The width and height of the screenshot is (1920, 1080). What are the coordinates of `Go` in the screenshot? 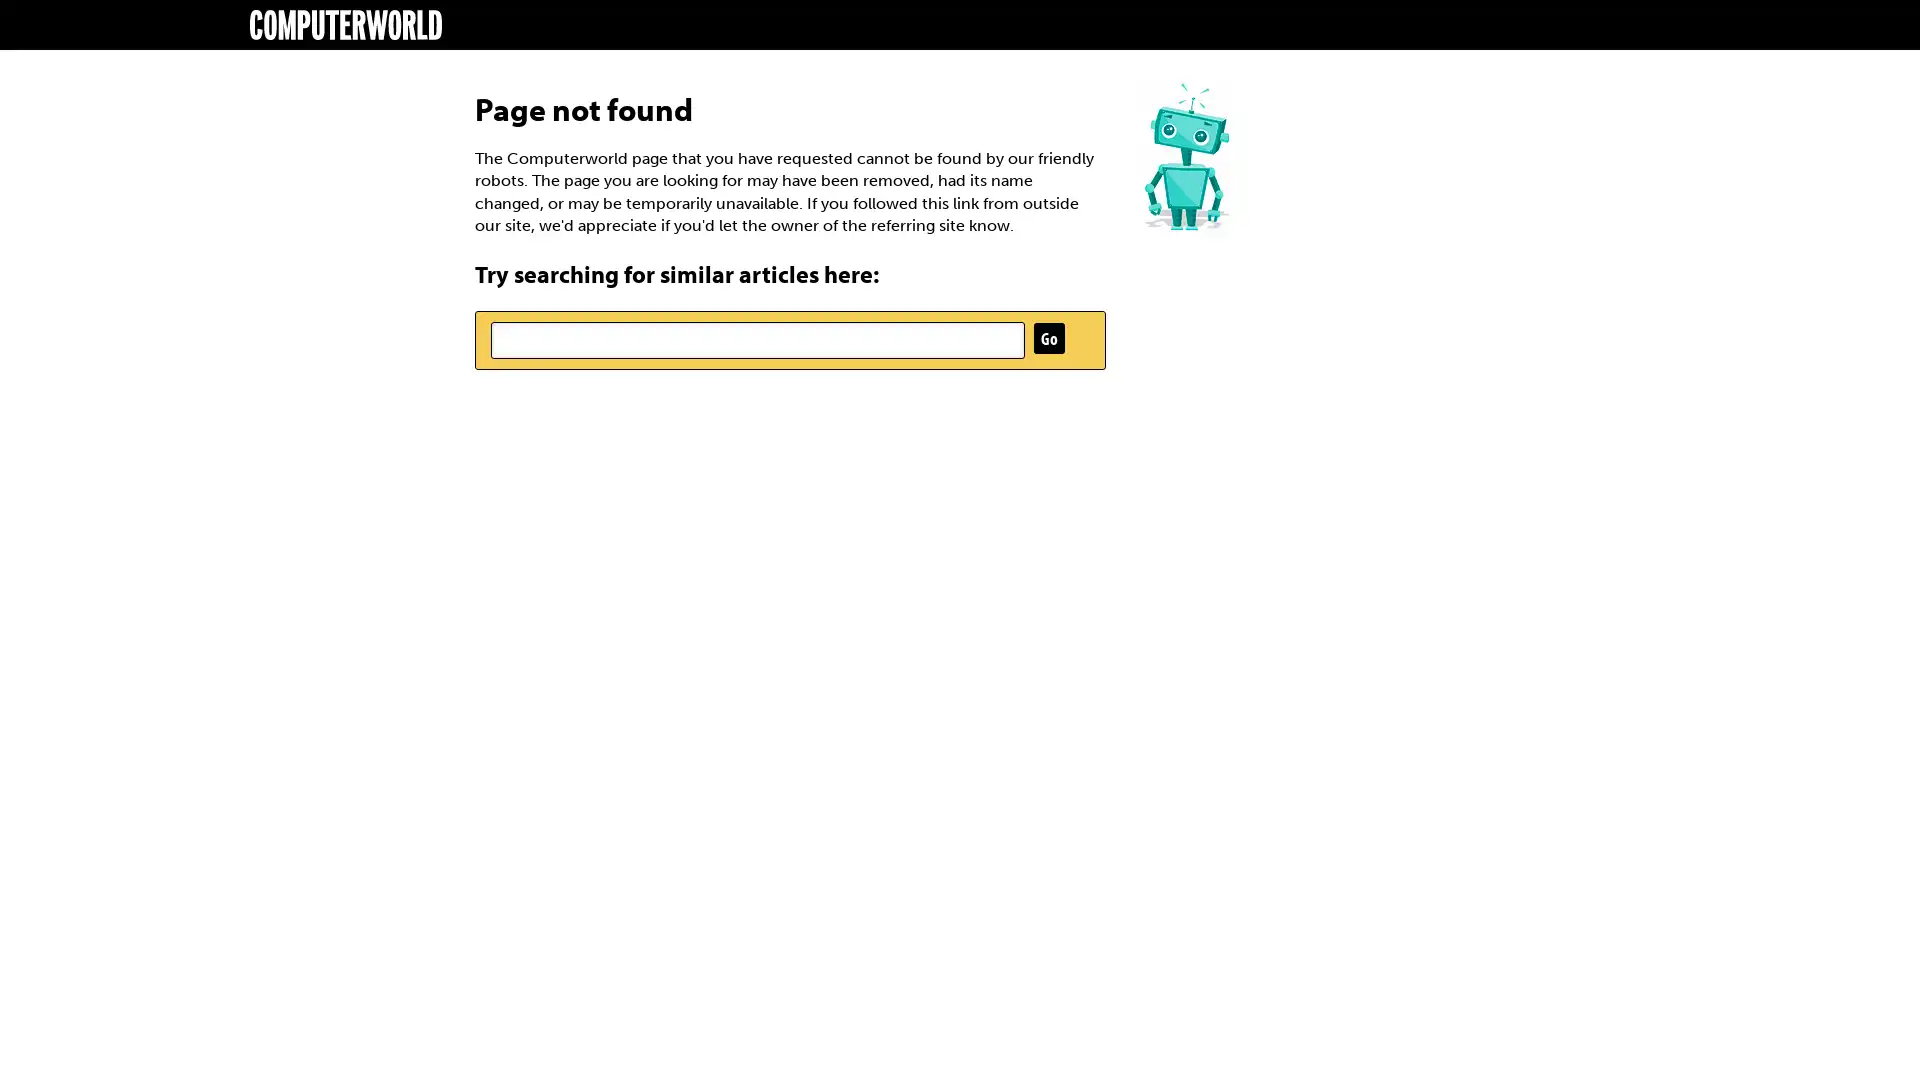 It's located at (1047, 337).